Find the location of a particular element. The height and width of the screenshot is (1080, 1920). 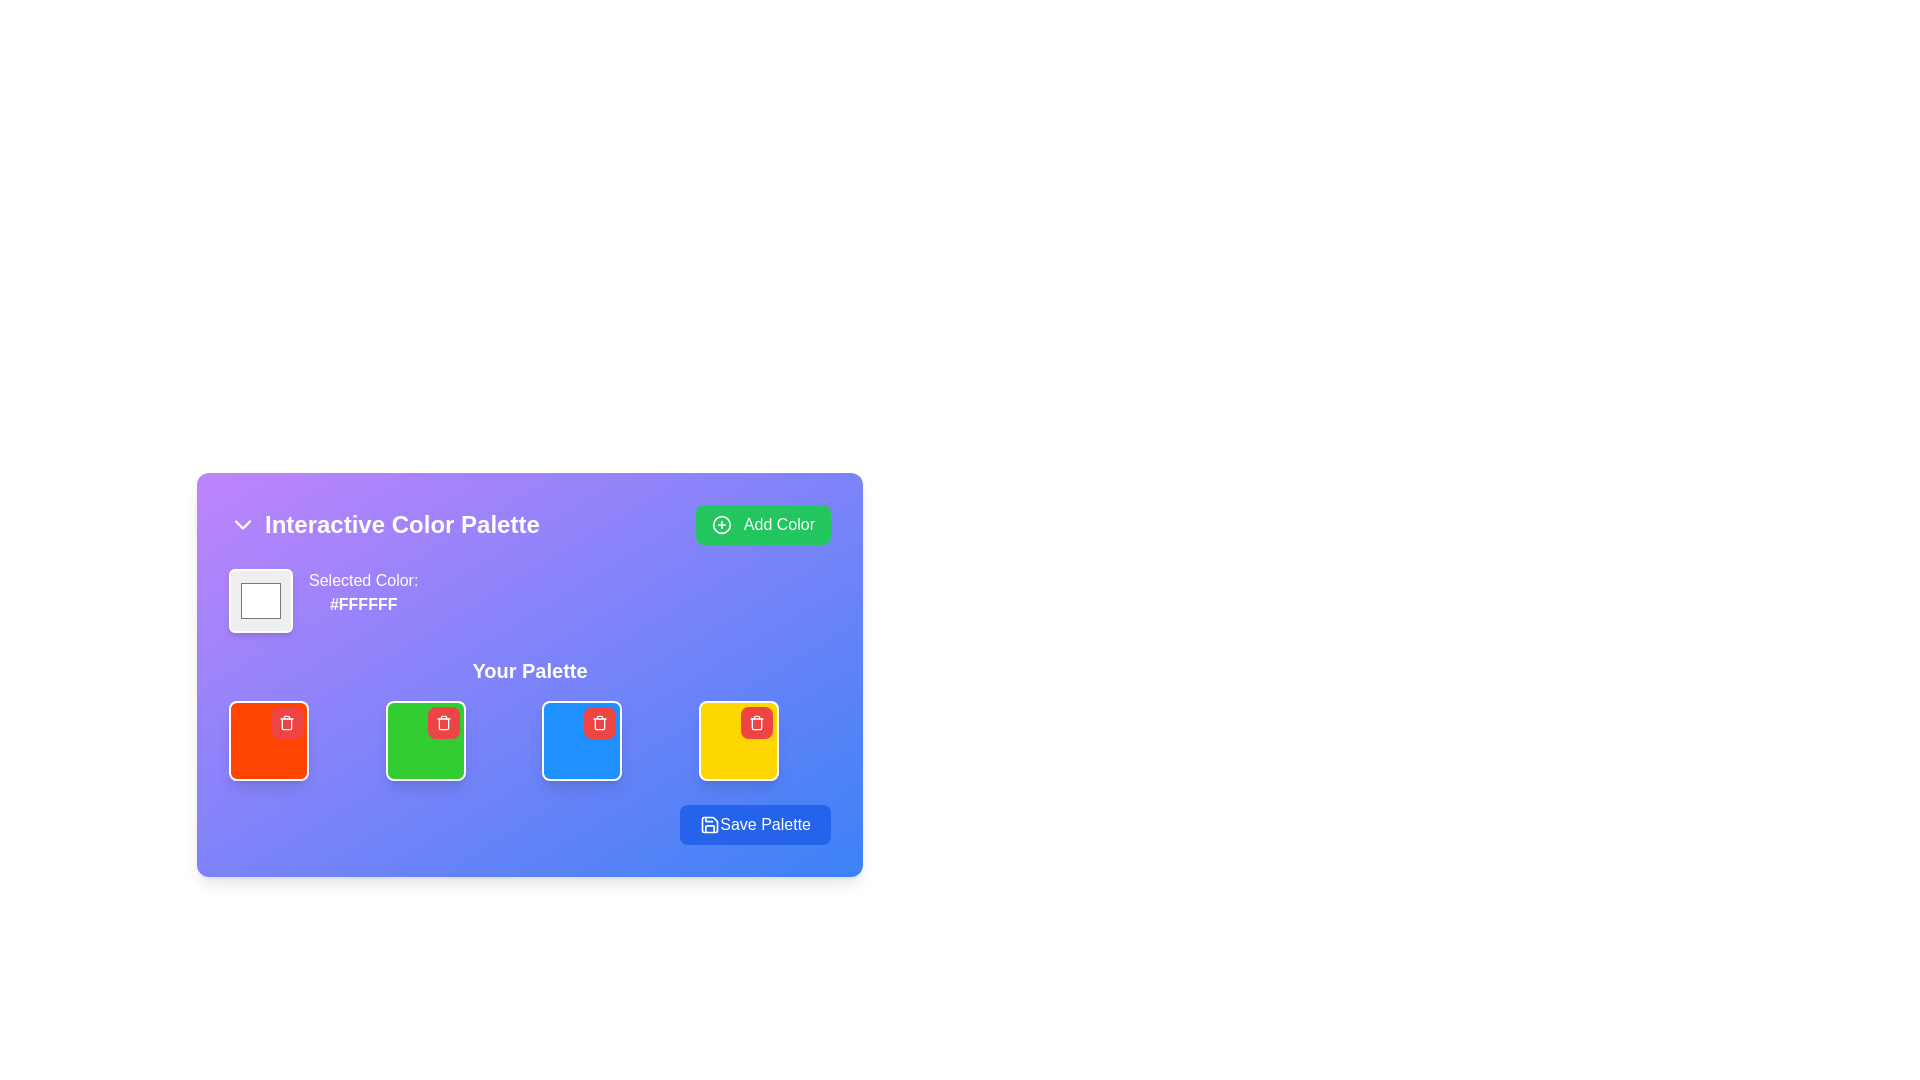

the SVG circle component of the plus button icon located at the top-right corner of the interface, near the 'Add Color' button's label area is located at coordinates (720, 523).